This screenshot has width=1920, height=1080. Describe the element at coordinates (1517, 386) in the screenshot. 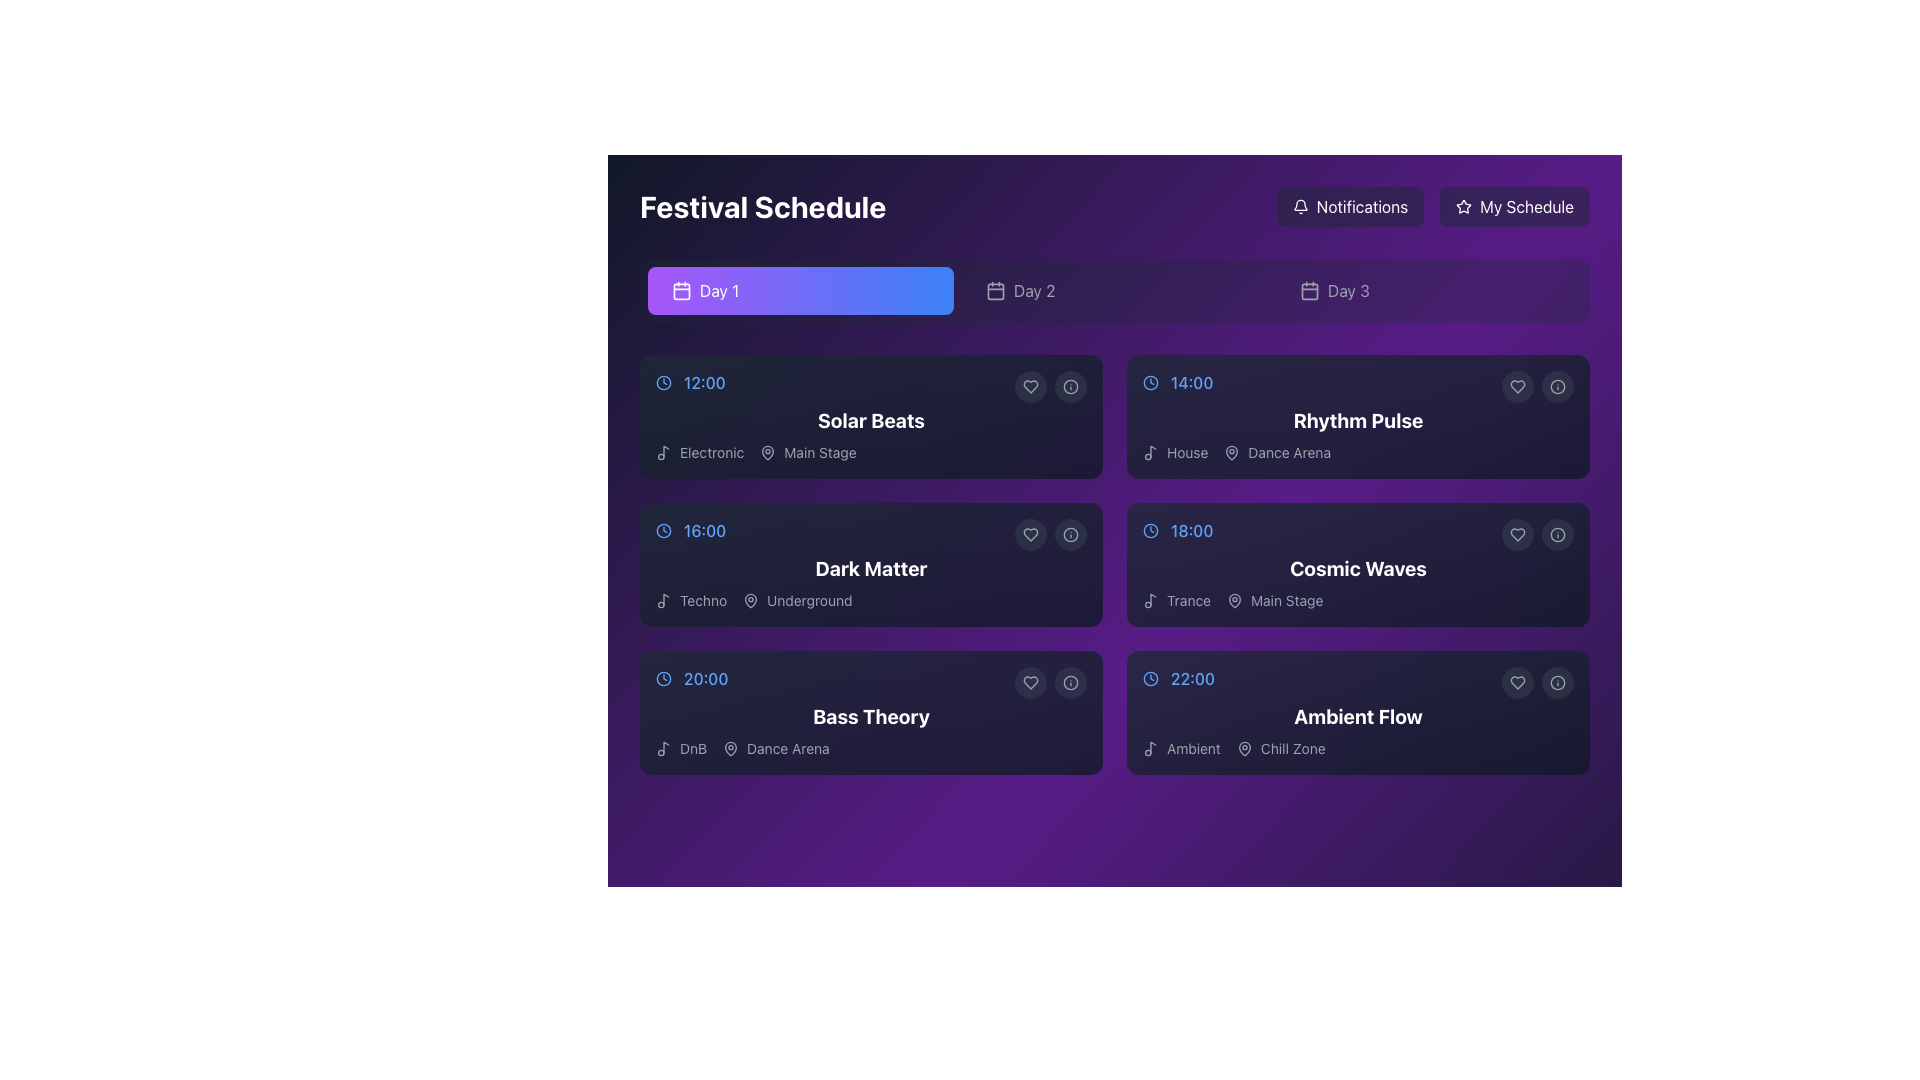

I see `the heart-shaped button located in the top-right corner of the 'Rhythm Pulse' schedule card` at that location.